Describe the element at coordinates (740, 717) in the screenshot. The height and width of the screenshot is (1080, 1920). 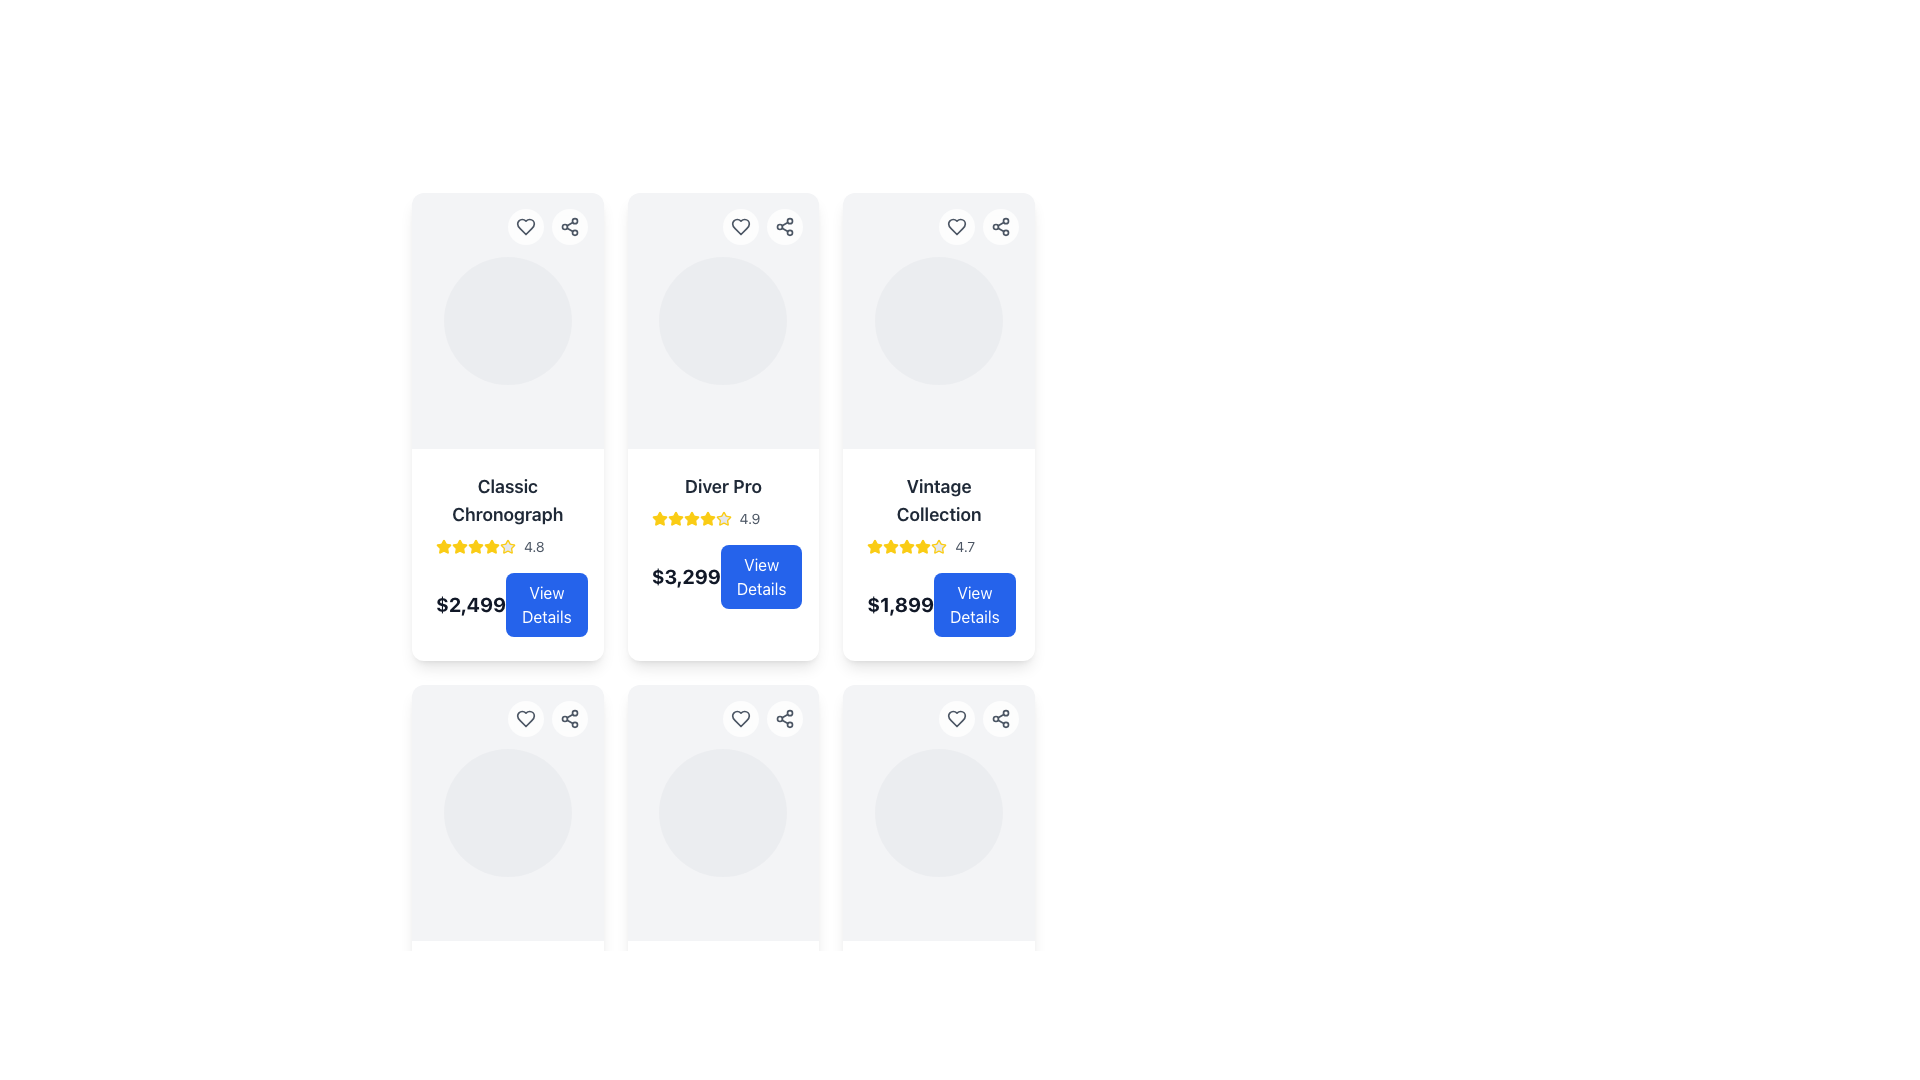
I see `the heart-shaped icon located in the top-right corner of the middle card in the bottom row, which indicates a 'like' or 'favorite' action` at that location.